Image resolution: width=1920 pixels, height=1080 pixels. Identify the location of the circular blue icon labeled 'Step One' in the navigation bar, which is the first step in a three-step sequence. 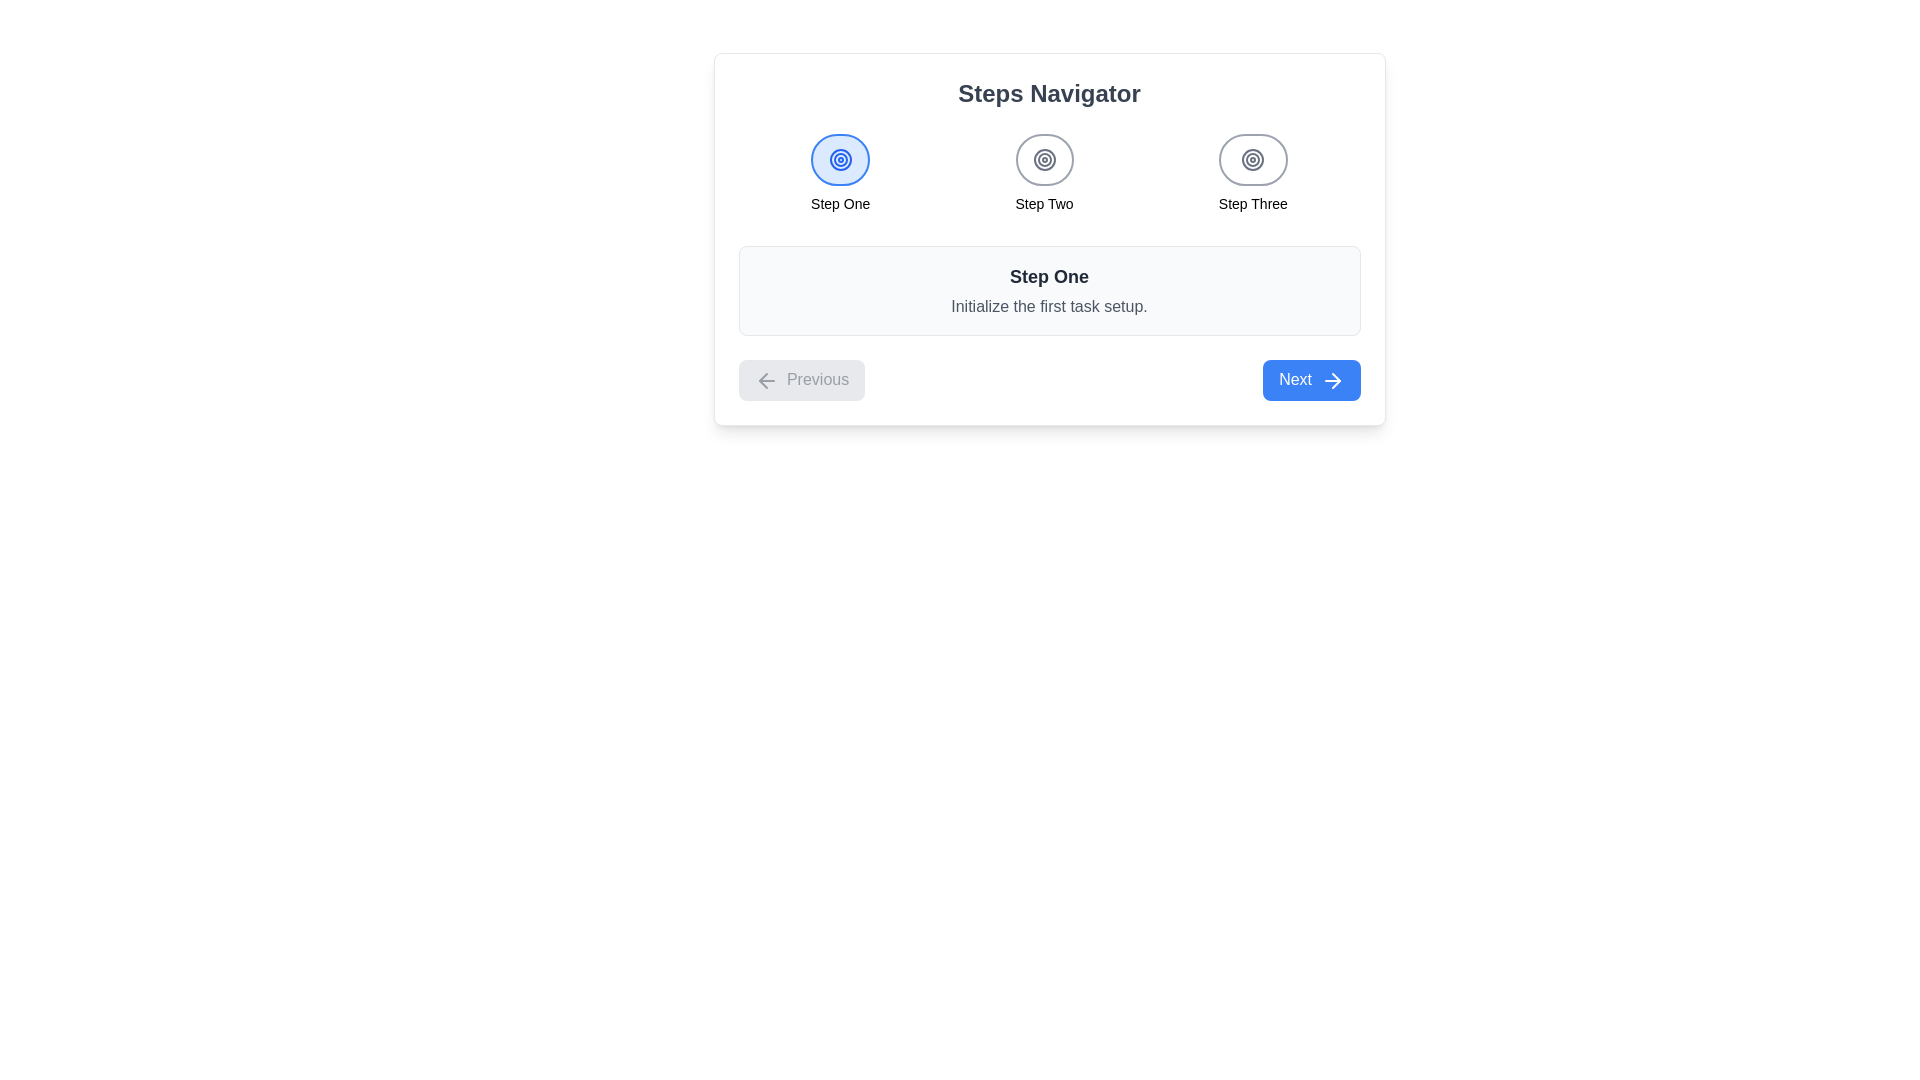
(840, 172).